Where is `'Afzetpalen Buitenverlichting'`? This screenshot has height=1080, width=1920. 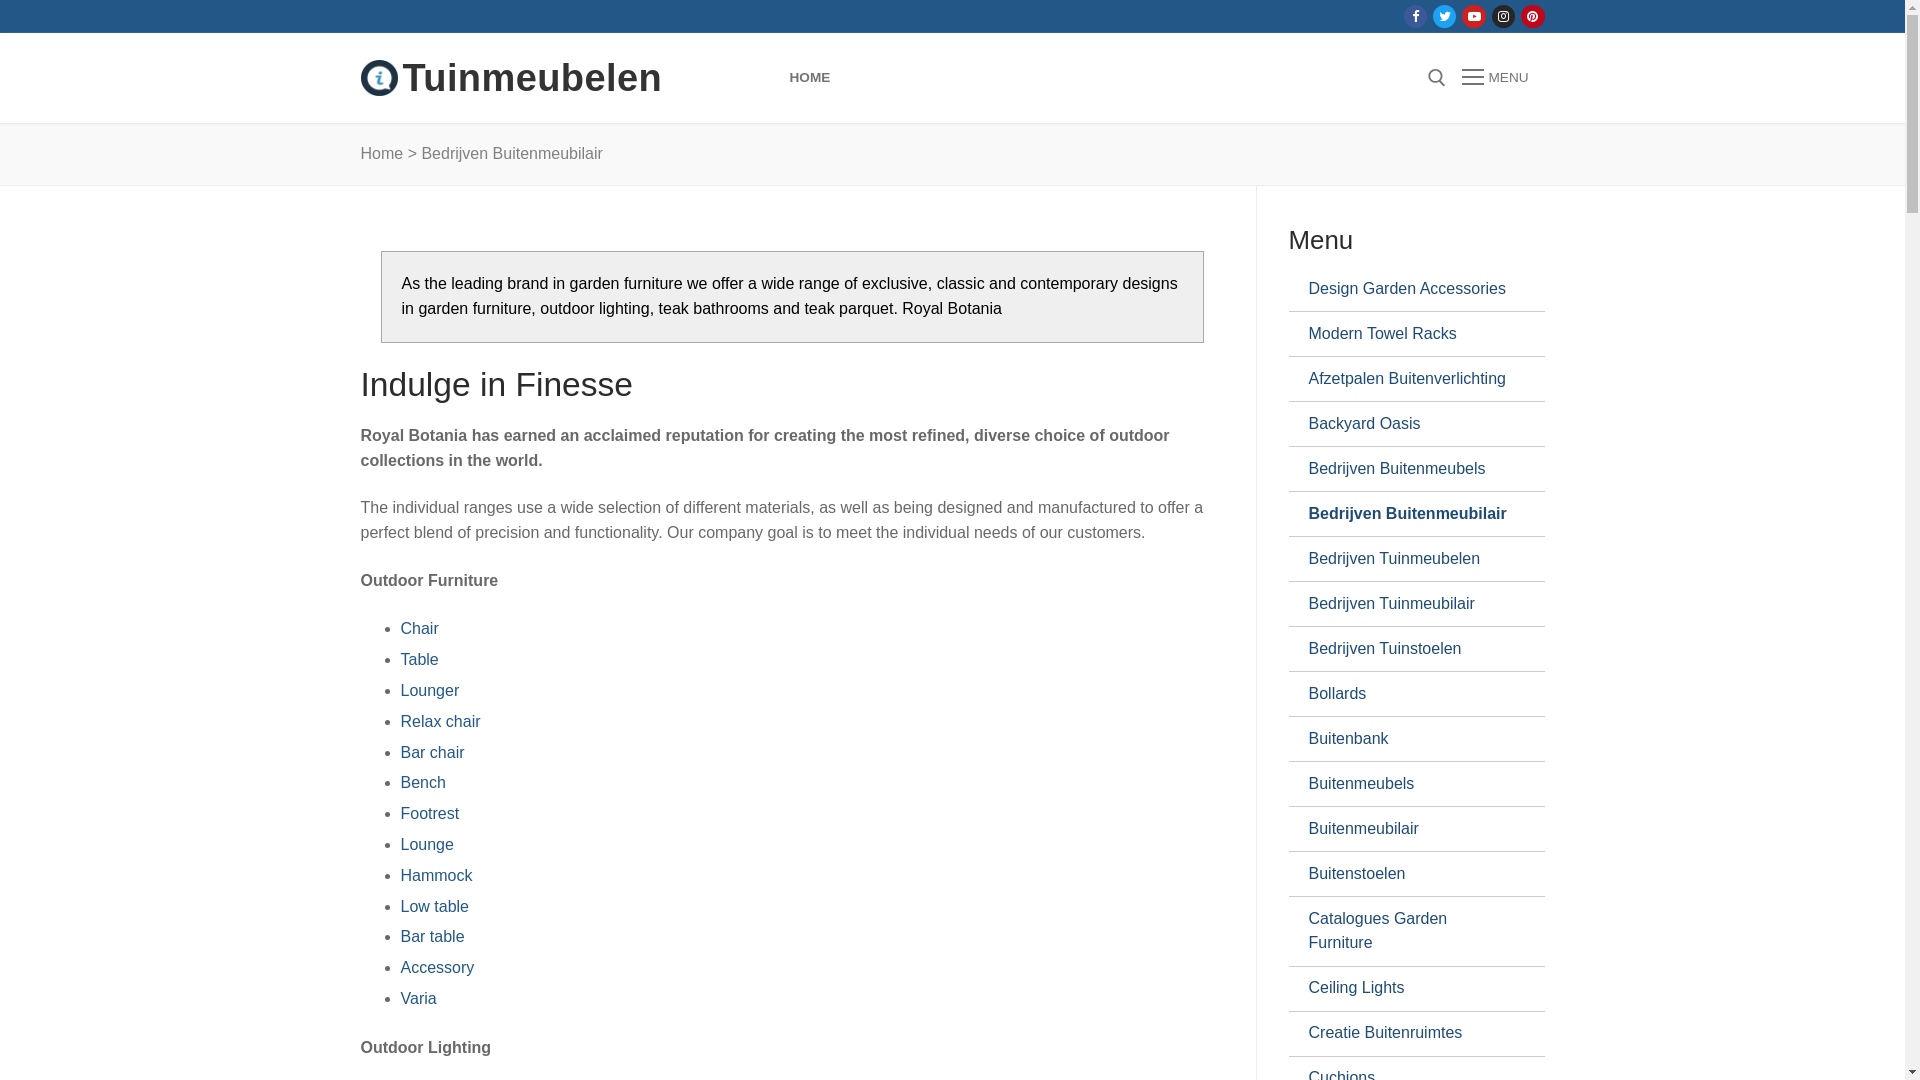
'Afzetpalen Buitenverlichting' is located at coordinates (1406, 378).